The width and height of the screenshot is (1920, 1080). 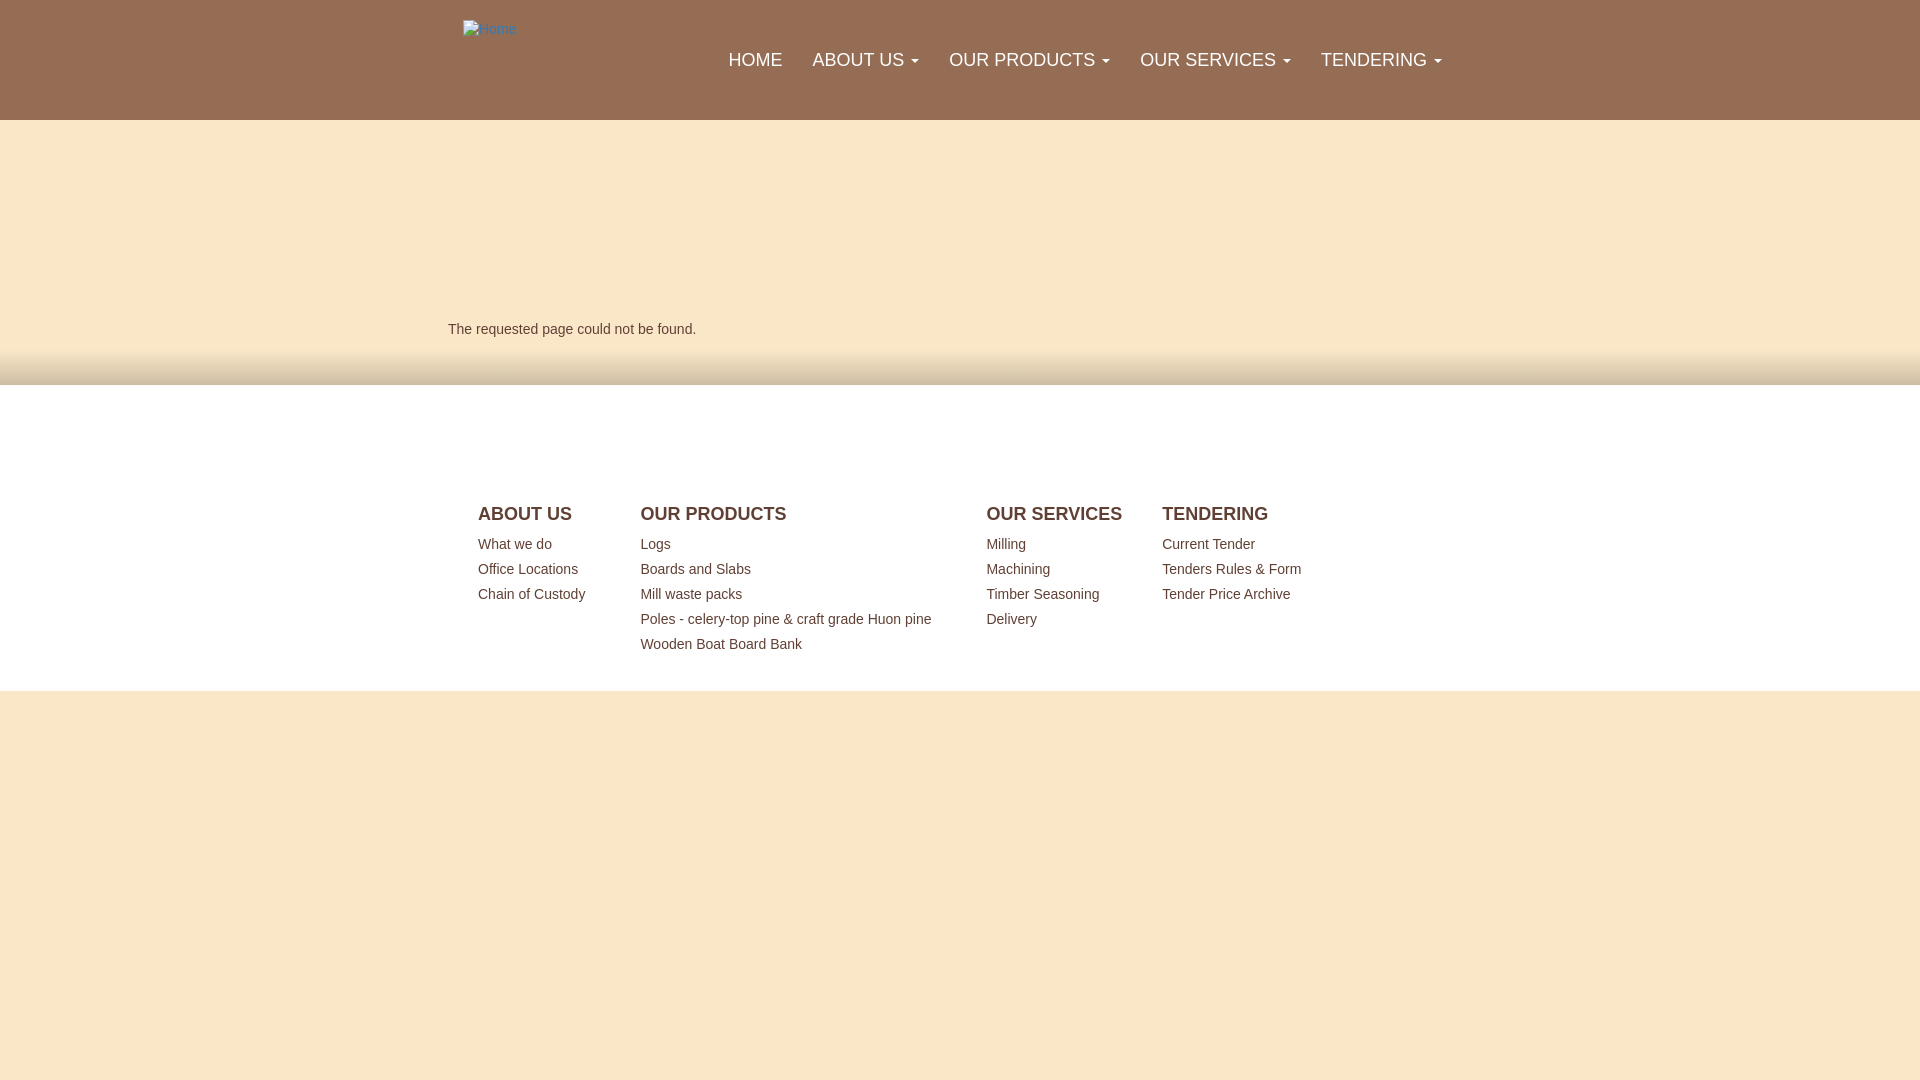 What do you see at coordinates (538, 542) in the screenshot?
I see `'What we do'` at bounding box center [538, 542].